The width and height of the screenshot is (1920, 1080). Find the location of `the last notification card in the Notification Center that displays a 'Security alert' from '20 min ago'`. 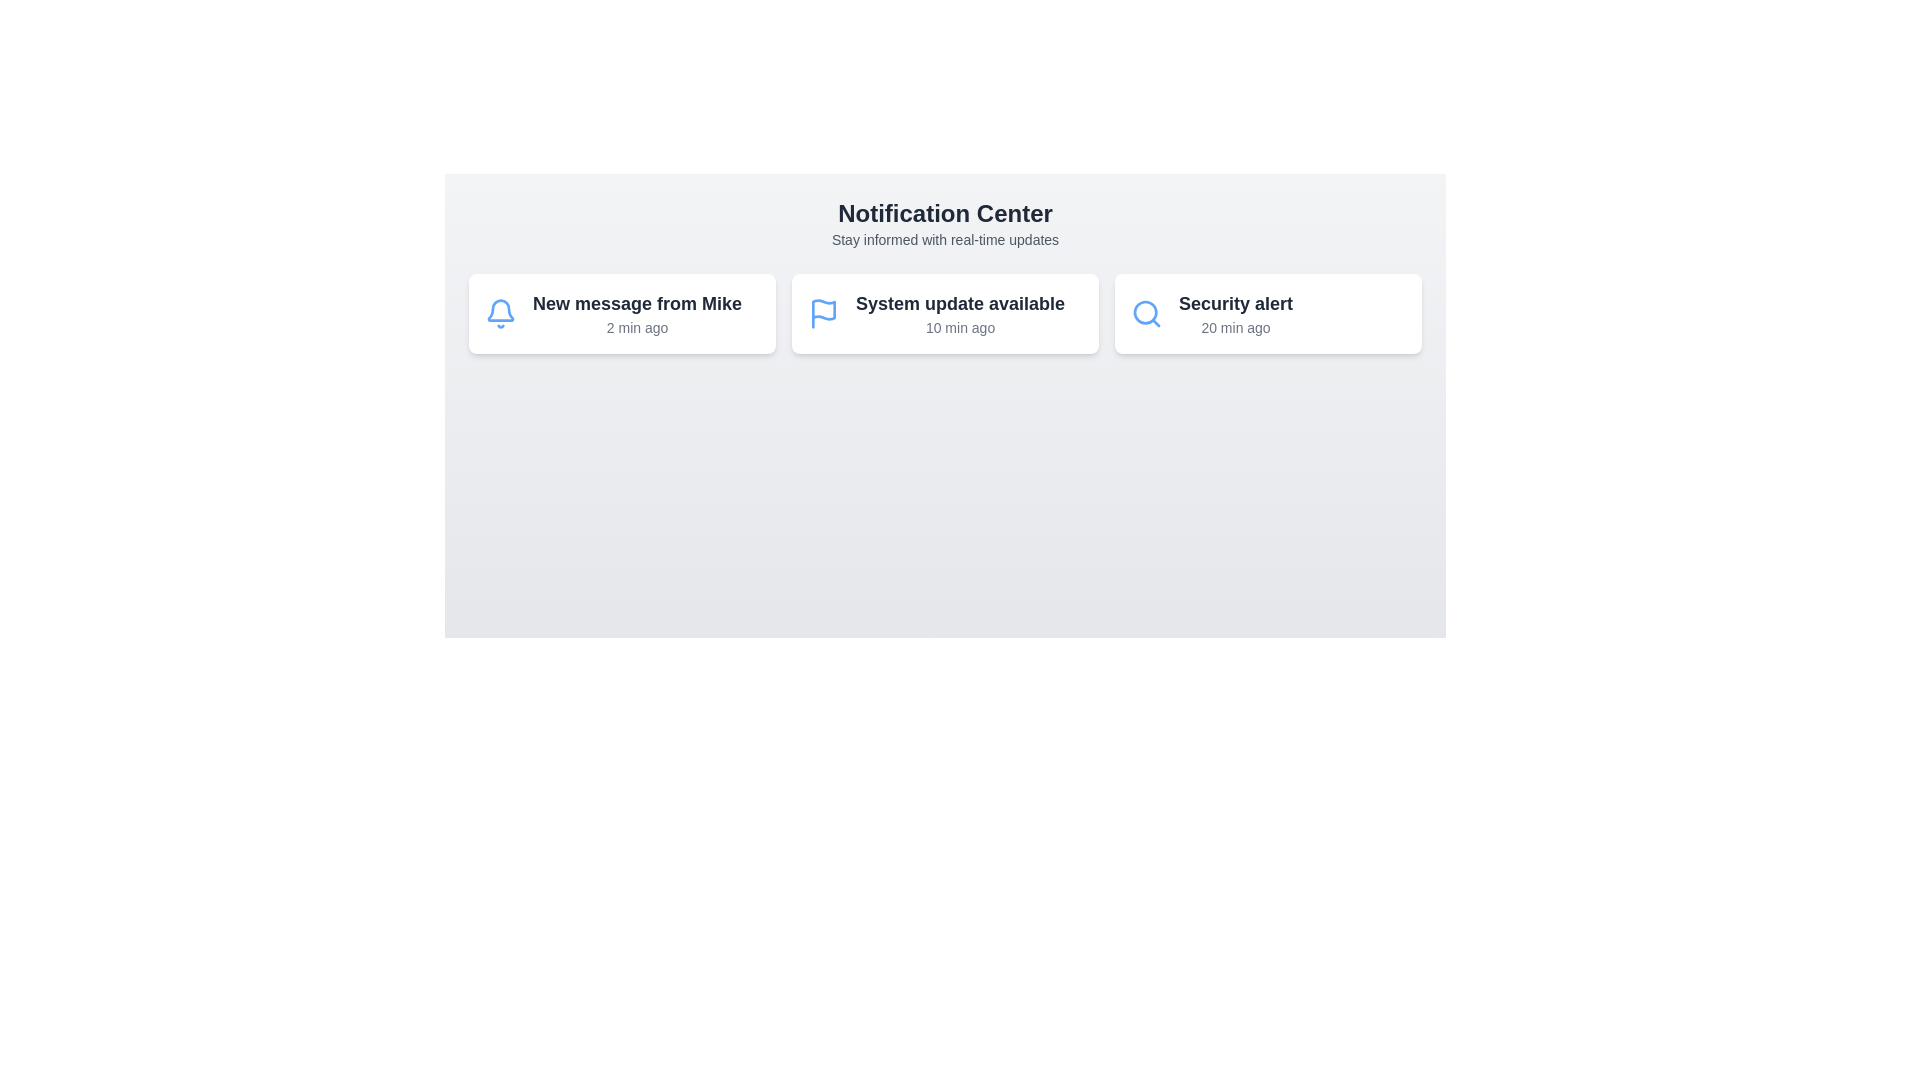

the last notification card in the Notification Center that displays a 'Security alert' from '20 min ago' is located at coordinates (1235, 313).